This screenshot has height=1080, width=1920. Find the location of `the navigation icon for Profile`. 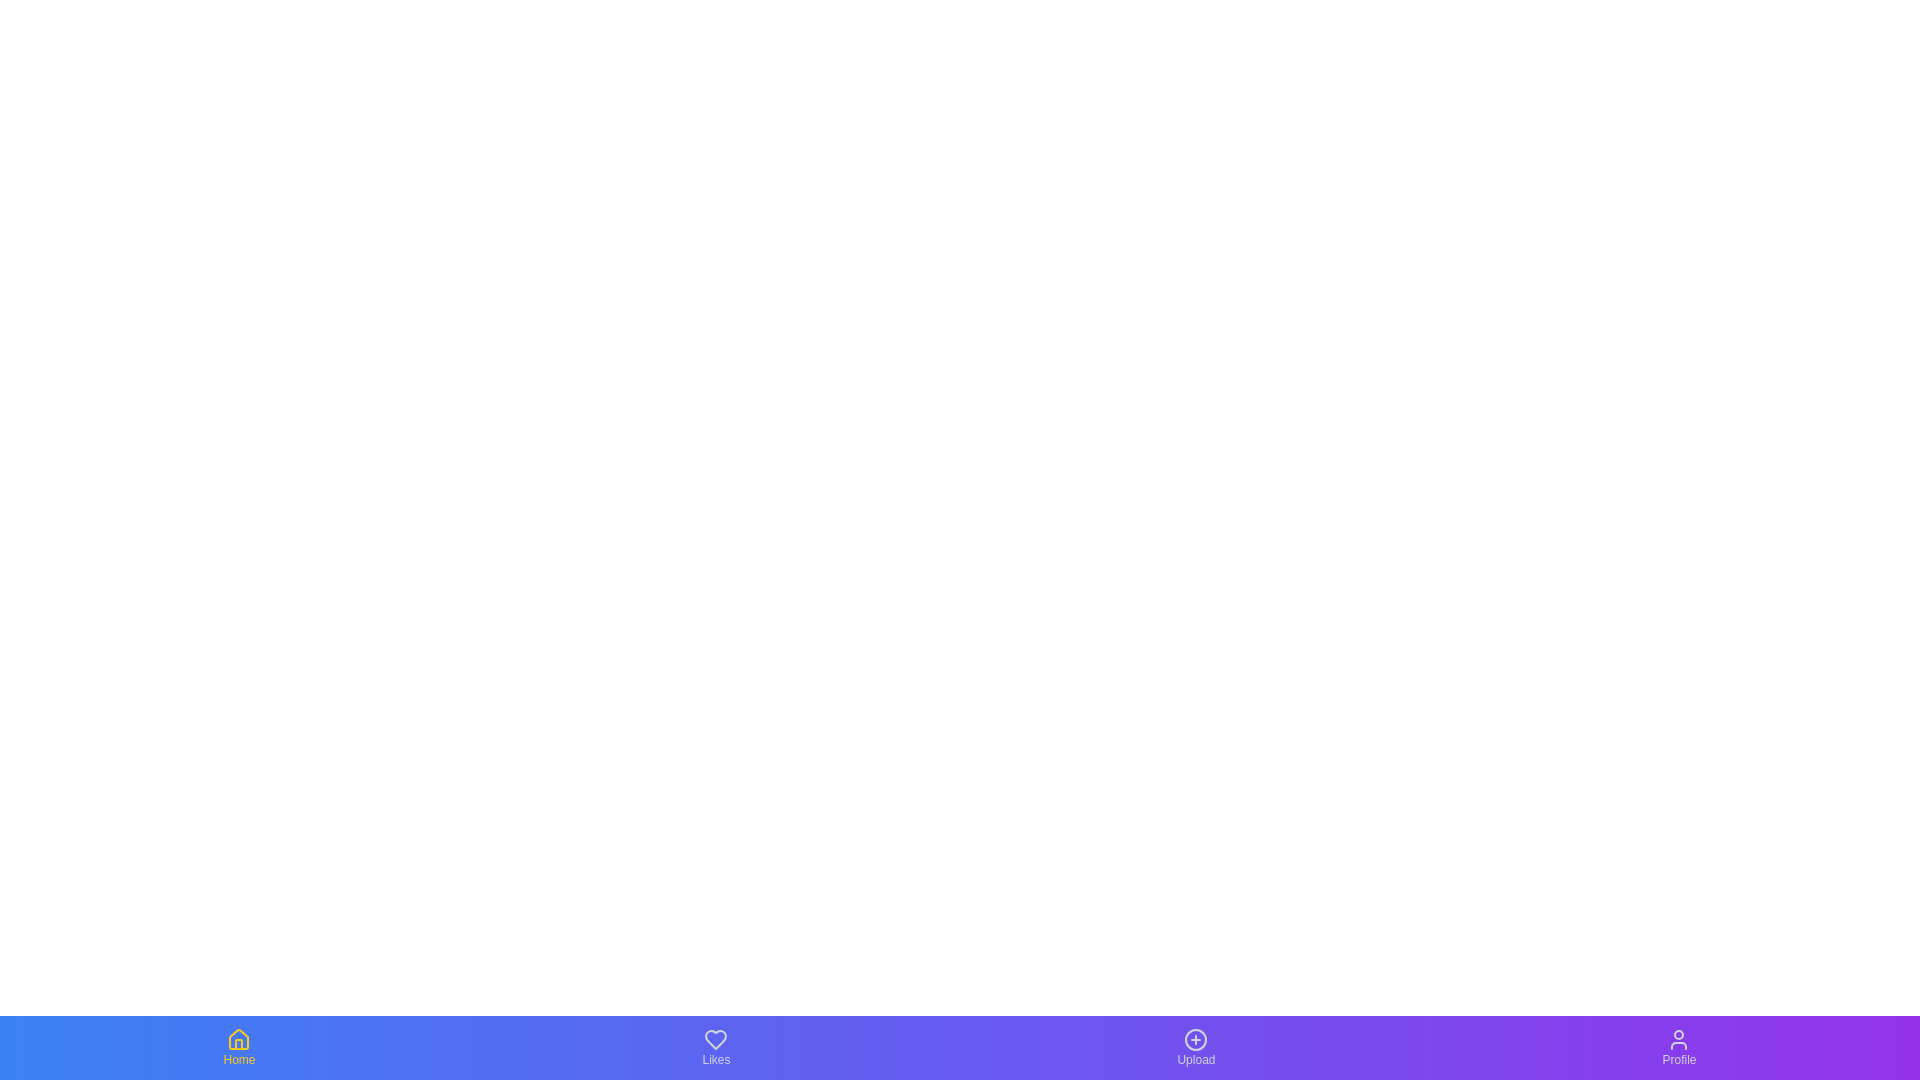

the navigation icon for Profile is located at coordinates (1679, 1047).